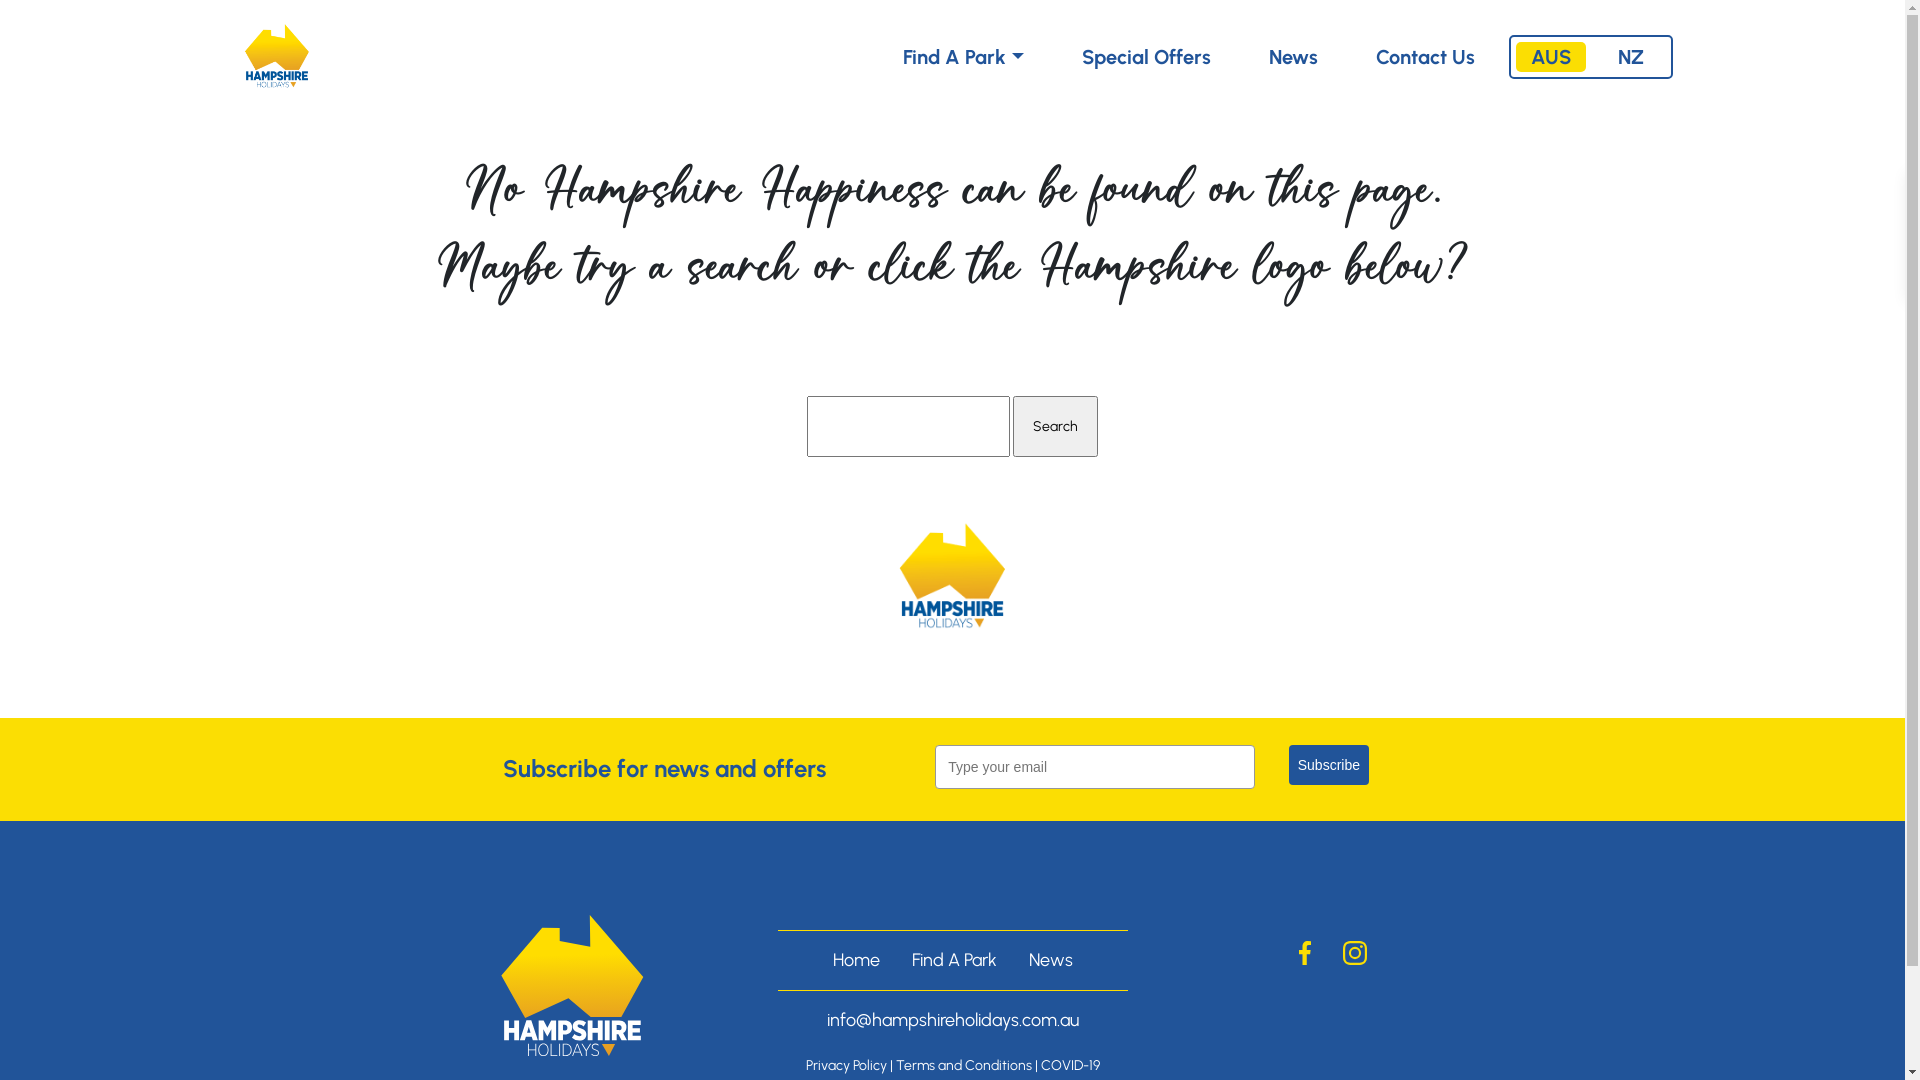  Describe the element at coordinates (846, 1064) in the screenshot. I see `'Privacy Policy'` at that location.